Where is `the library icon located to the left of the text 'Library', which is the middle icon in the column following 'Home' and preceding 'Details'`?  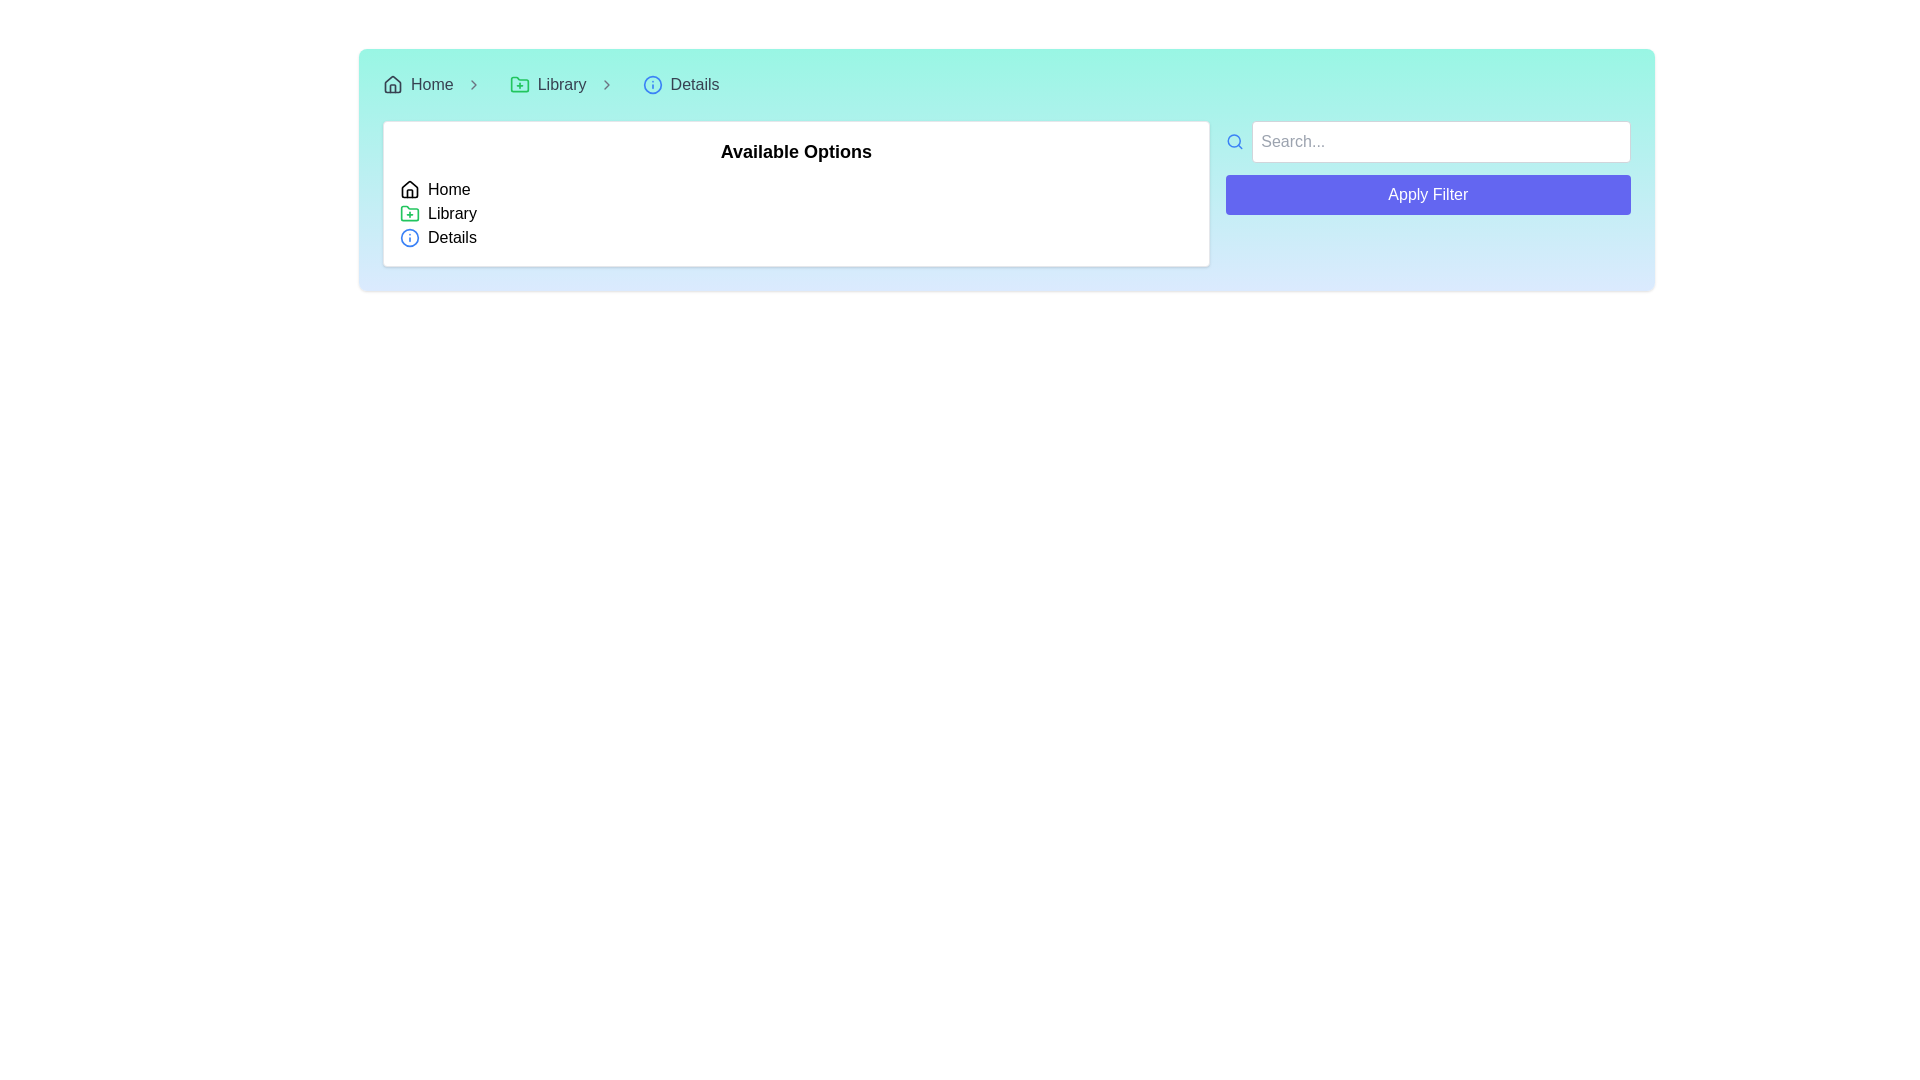 the library icon located to the left of the text 'Library', which is the middle icon in the column following 'Home' and preceding 'Details' is located at coordinates (408, 213).